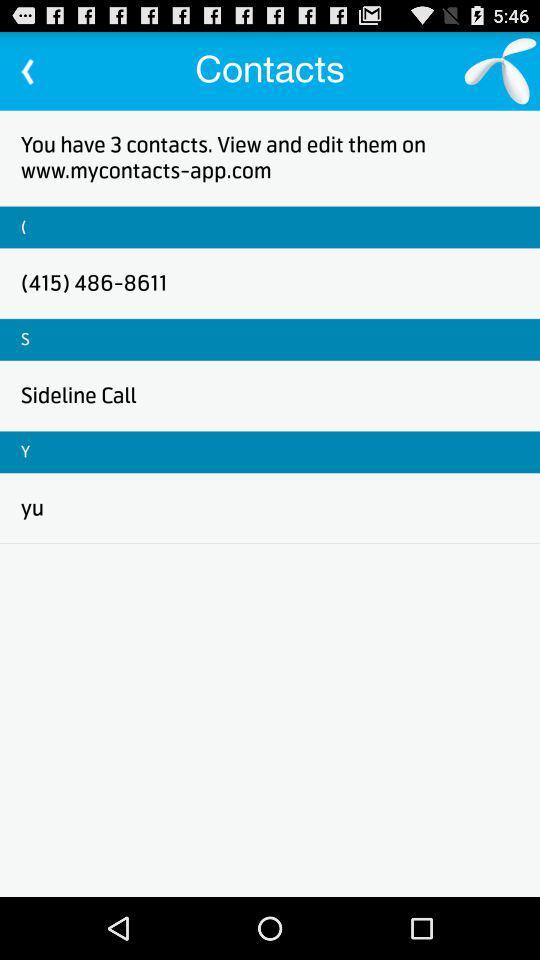  I want to click on the item above the sideline call item, so click(24, 339).